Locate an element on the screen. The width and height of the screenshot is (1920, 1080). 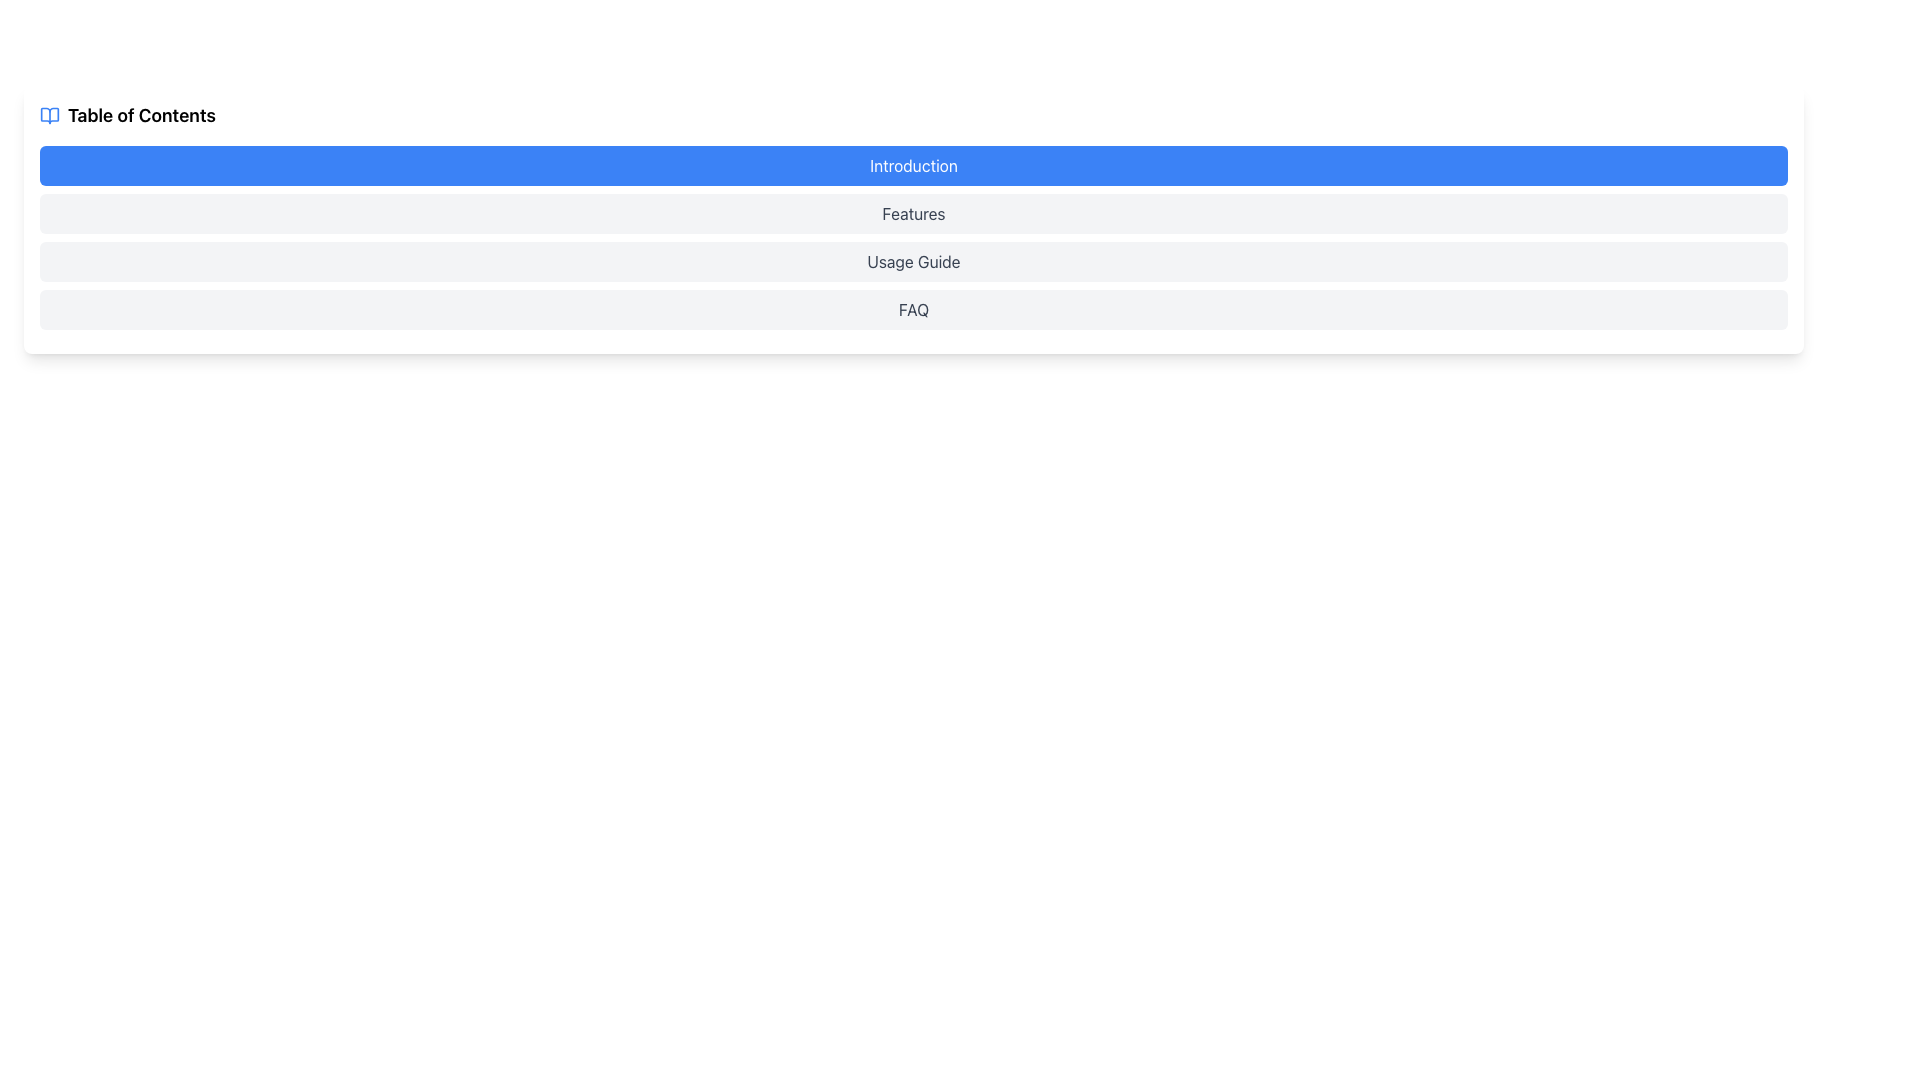
the blue outlined SVG icon resembling an open book, located near the top-left corner of the interface, adjacent to the 'Table of Contents' text is located at coordinates (49, 115).